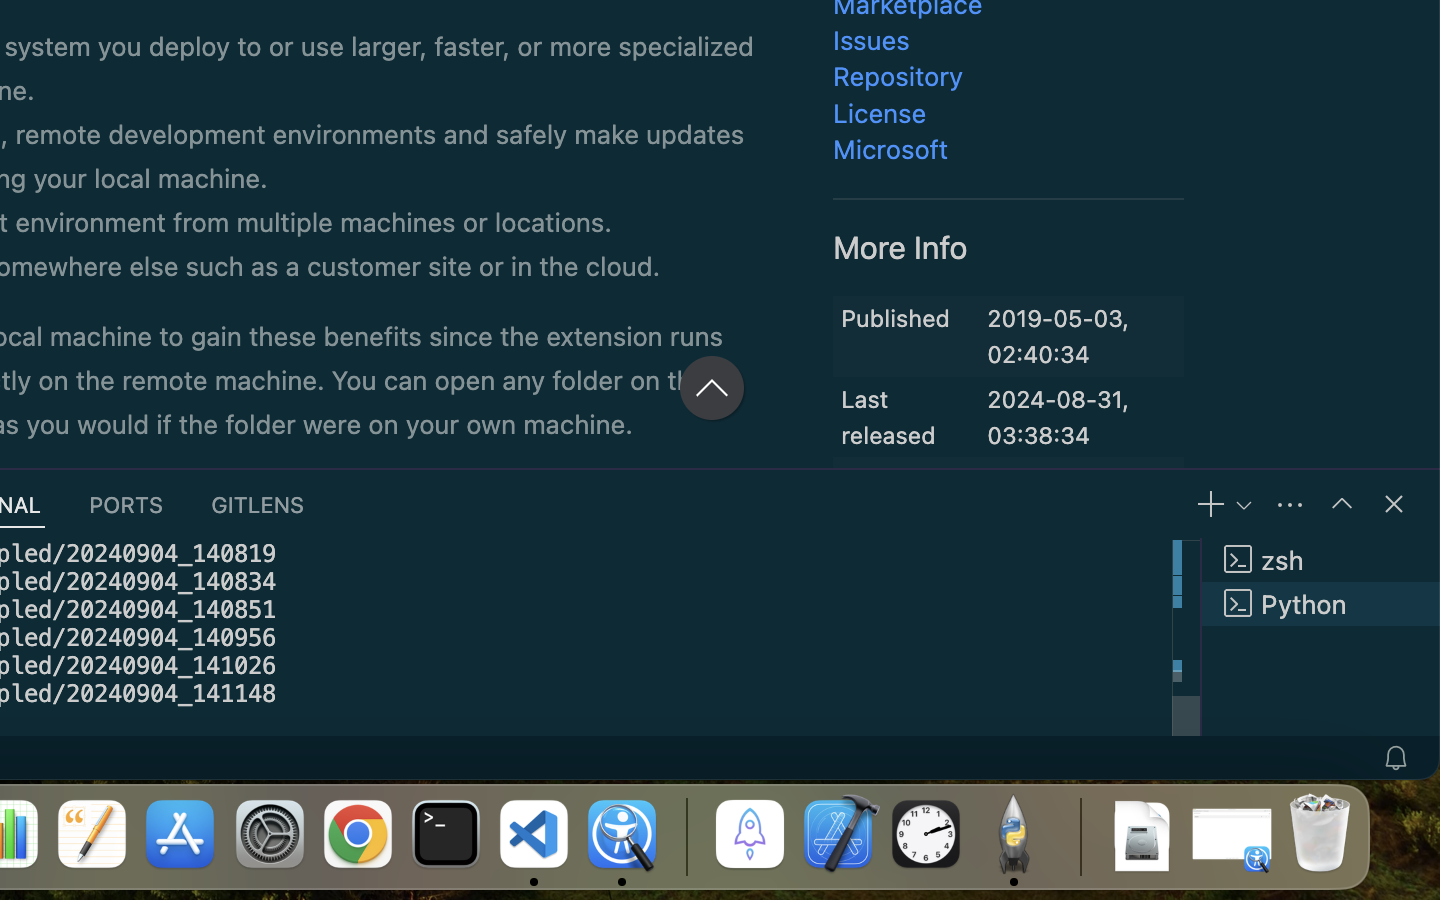 The image size is (1440, 900). What do you see at coordinates (1320, 558) in the screenshot?
I see `'zsh '` at bounding box center [1320, 558].